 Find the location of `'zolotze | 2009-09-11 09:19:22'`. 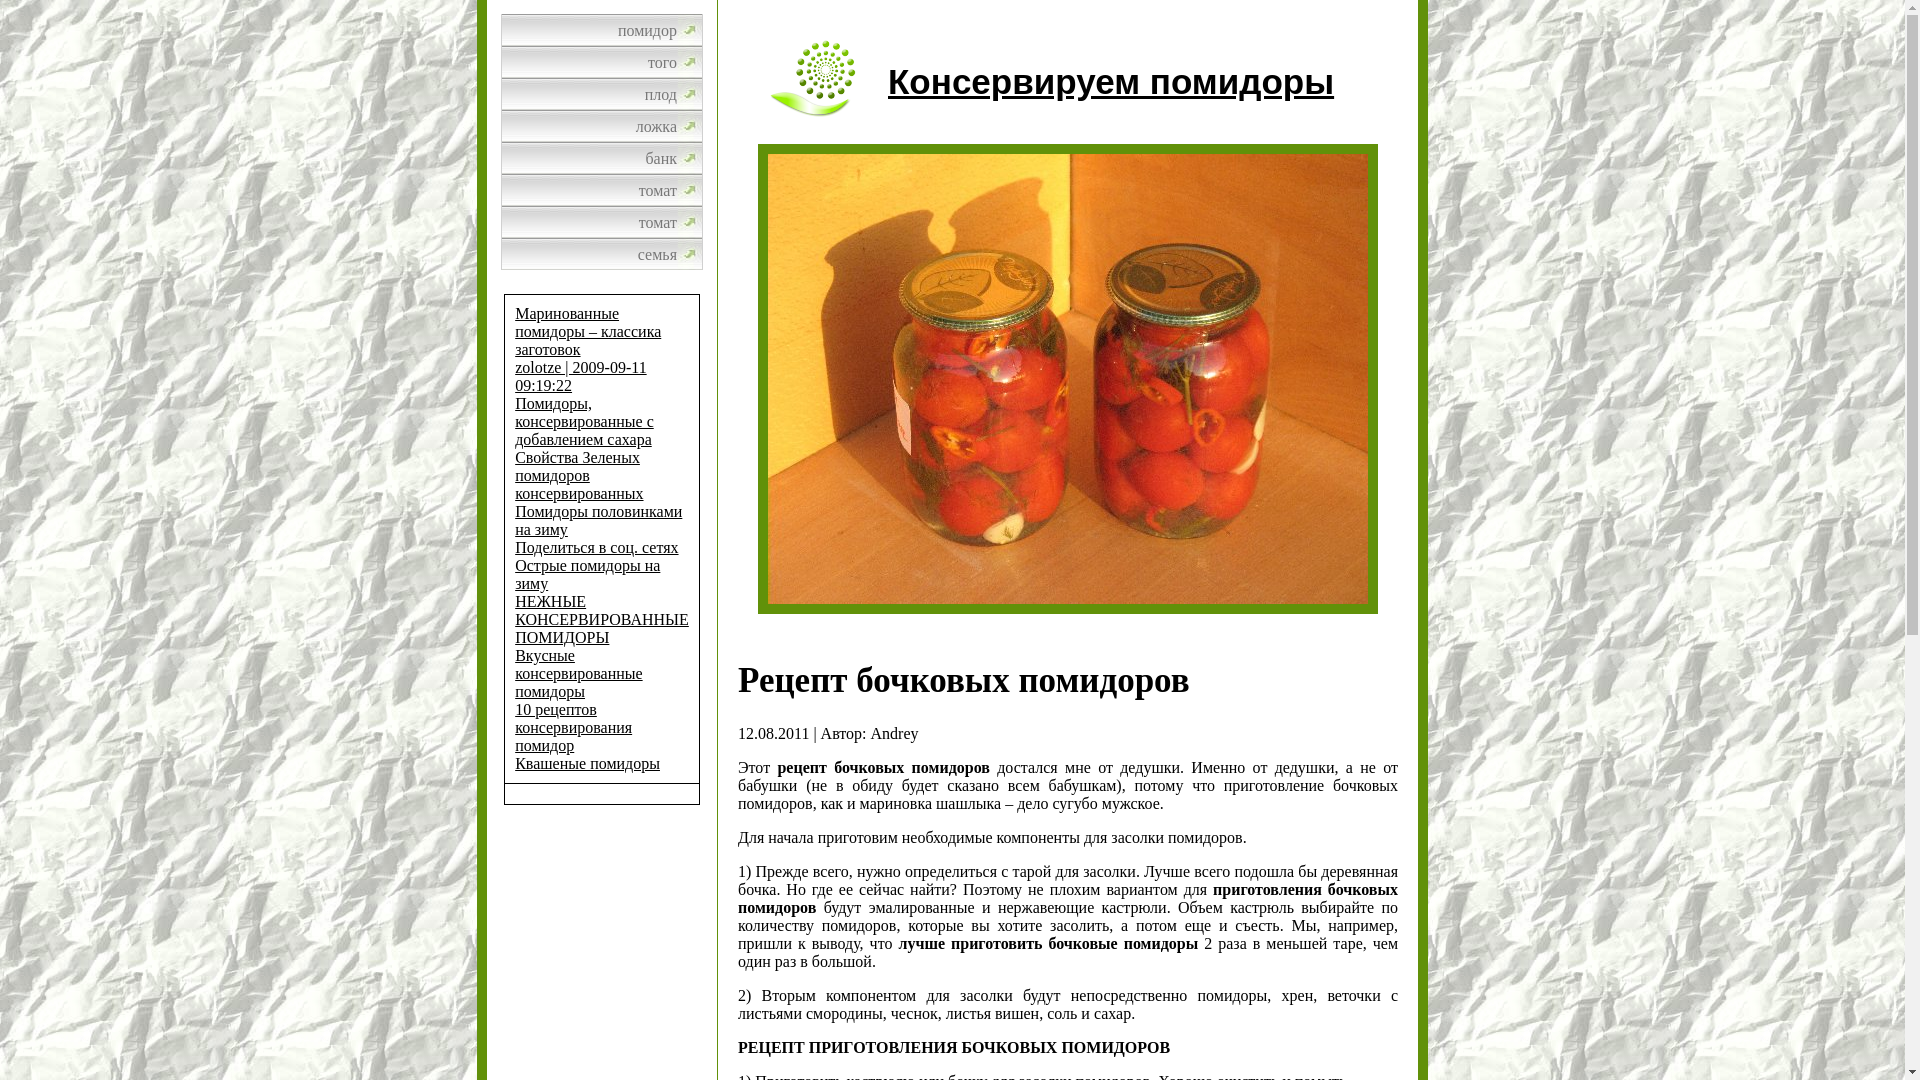

'zolotze | 2009-09-11 09:19:22' is located at coordinates (579, 376).